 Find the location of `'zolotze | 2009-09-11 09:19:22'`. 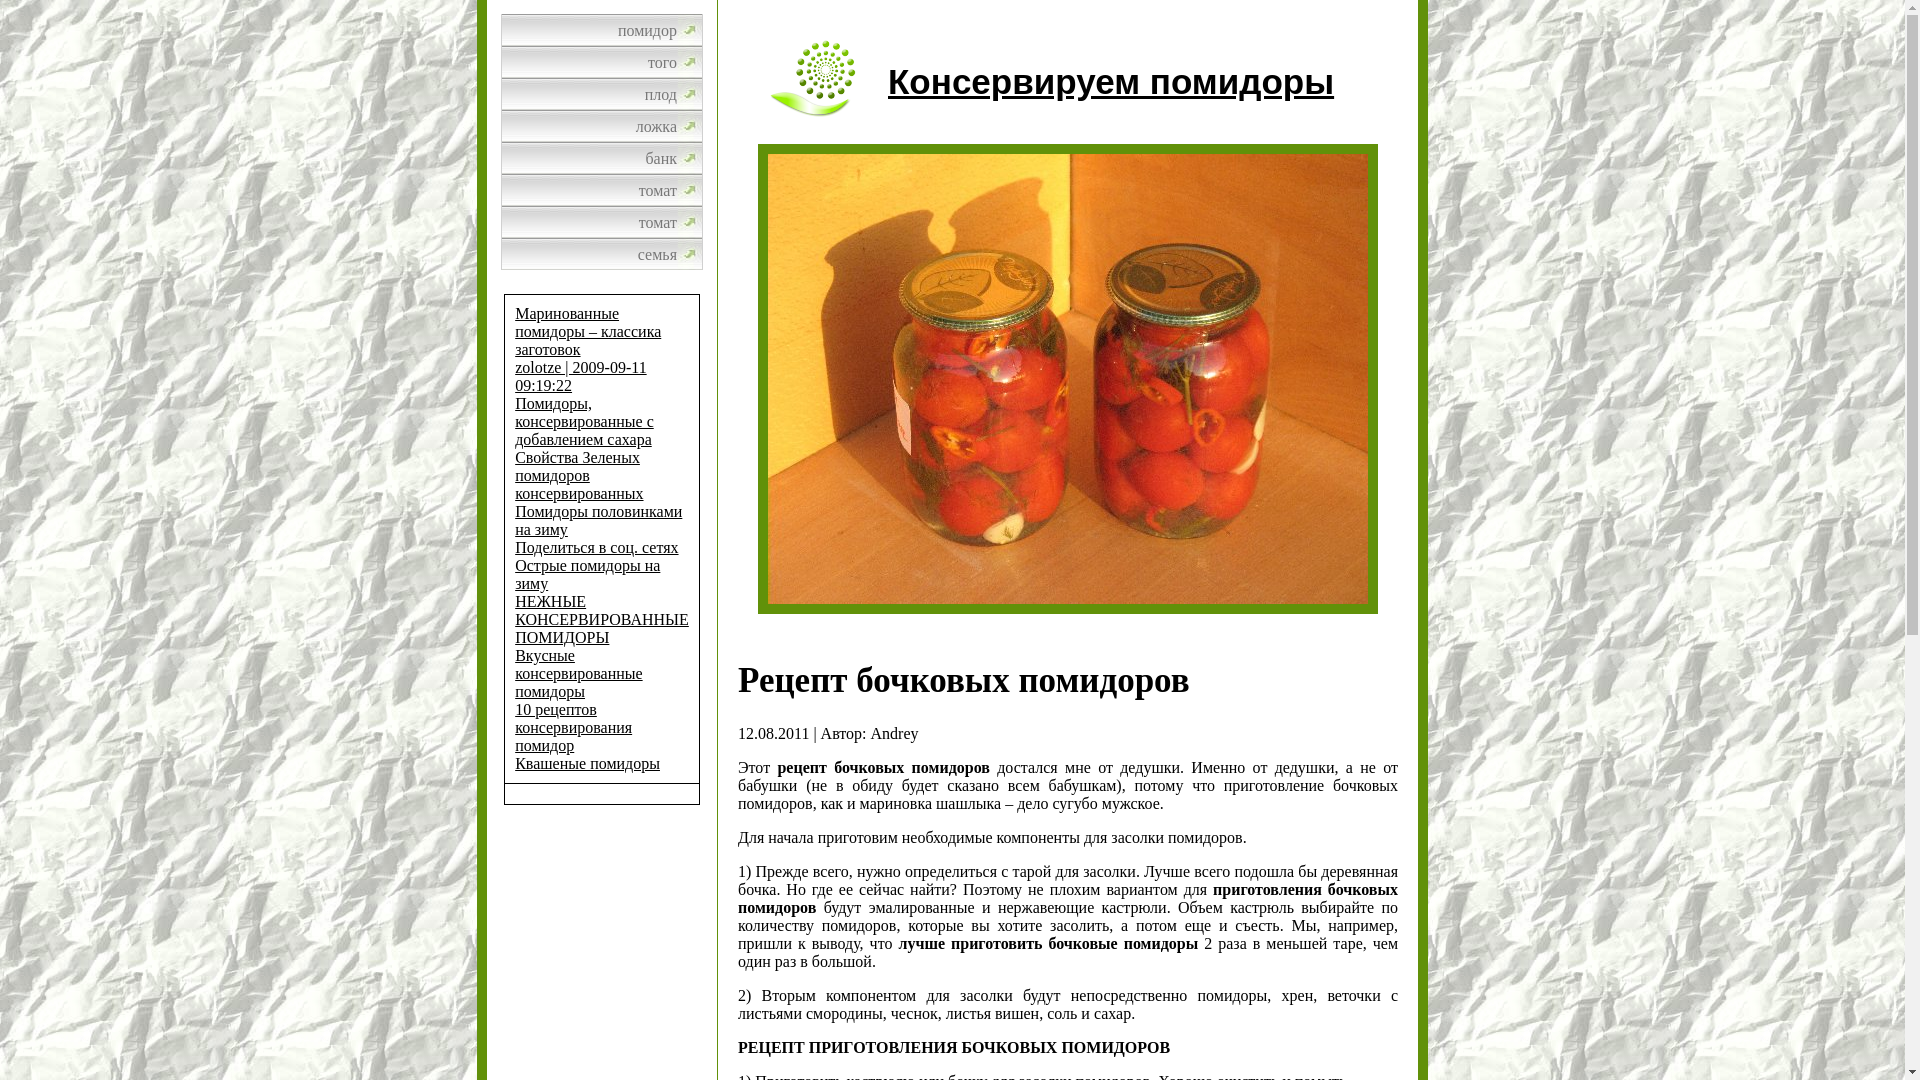

'zolotze | 2009-09-11 09:19:22' is located at coordinates (579, 376).